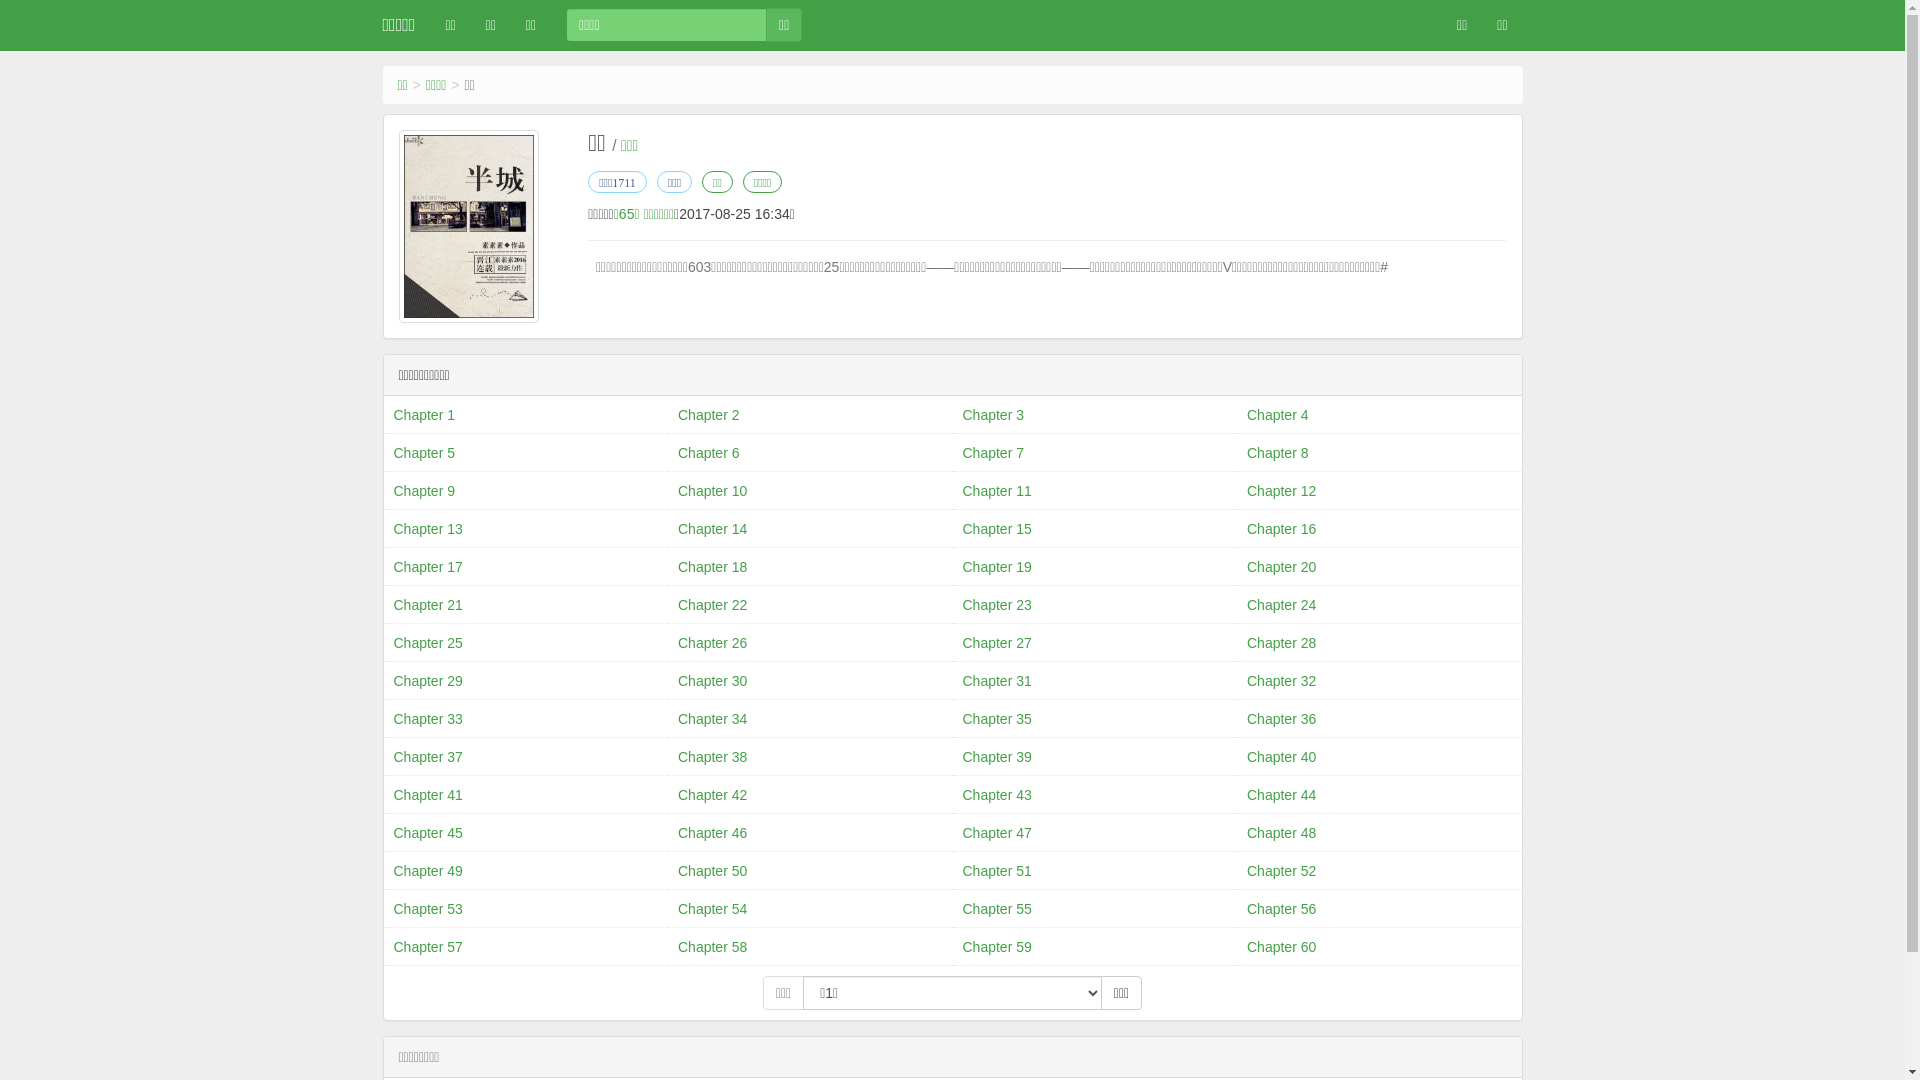 The width and height of the screenshot is (1920, 1080). What do you see at coordinates (1093, 833) in the screenshot?
I see `'Chapter 47'` at bounding box center [1093, 833].